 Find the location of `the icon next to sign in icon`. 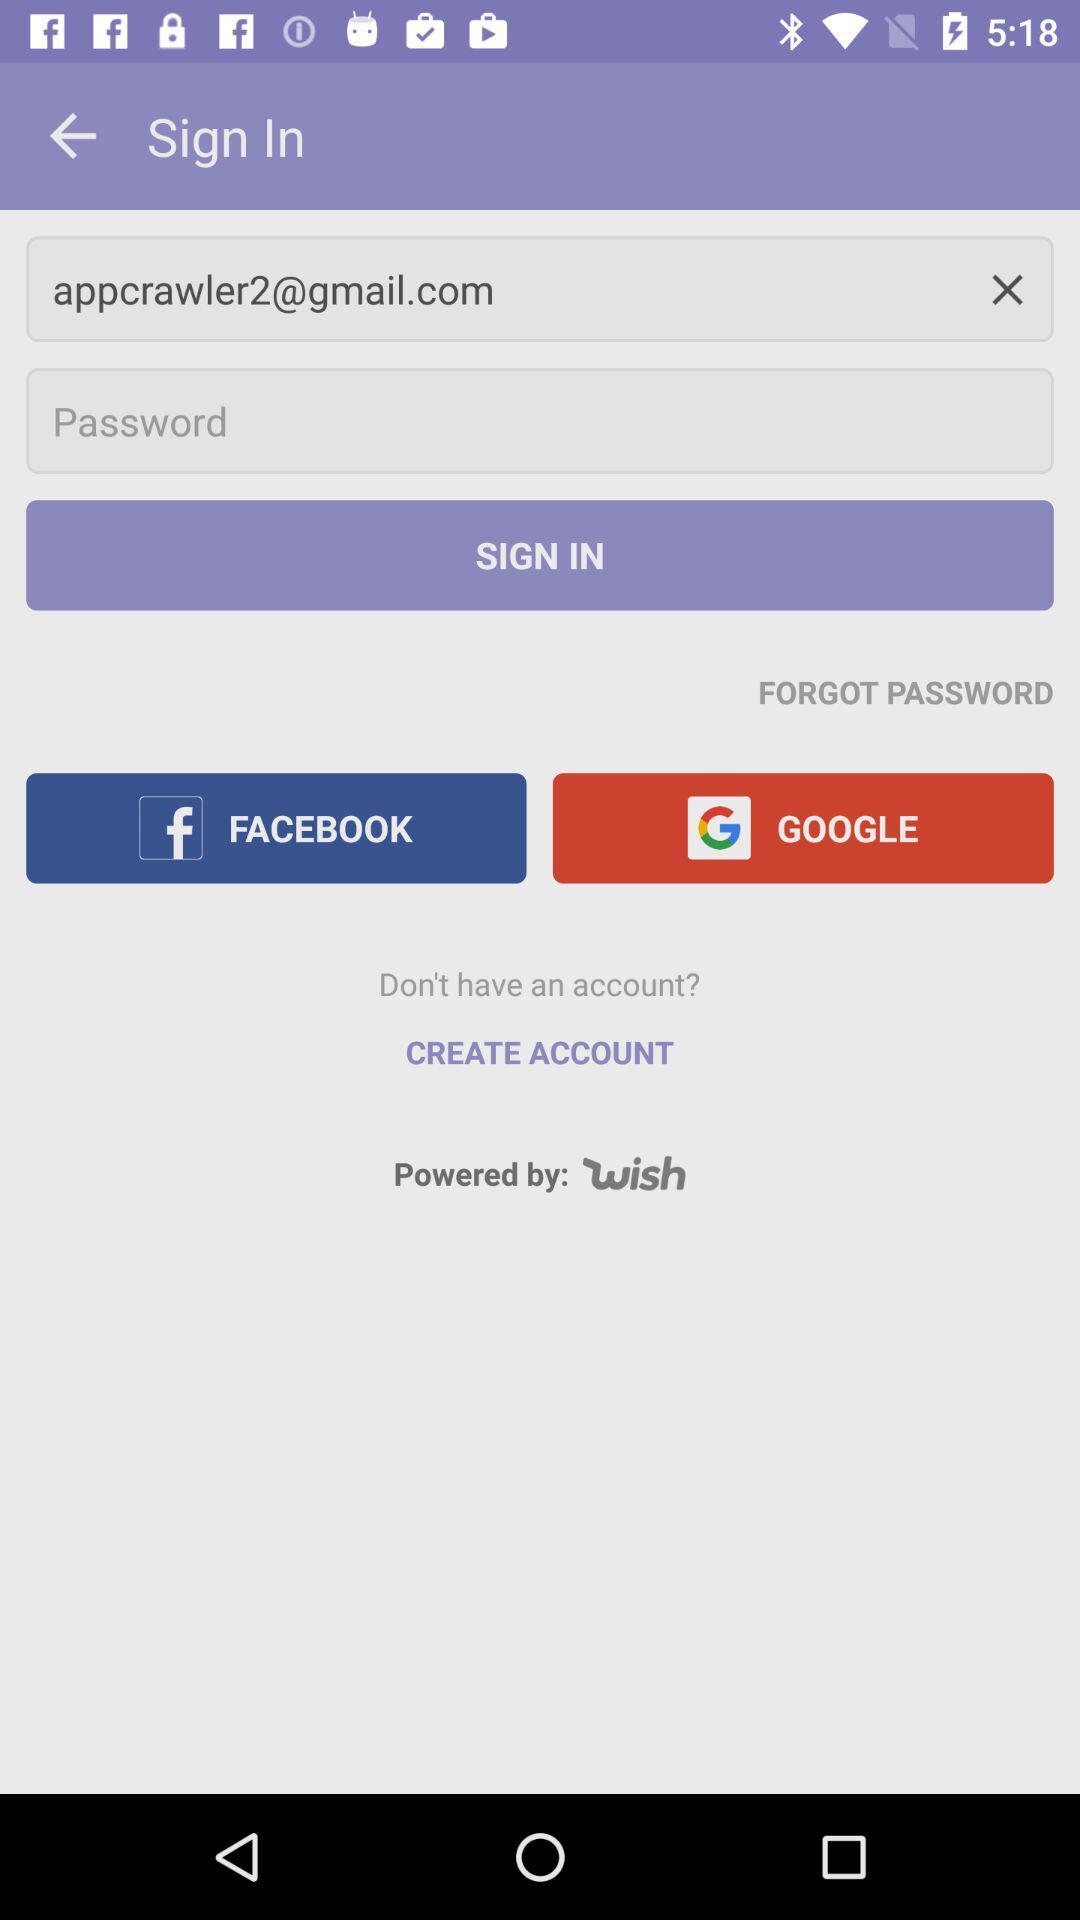

the icon next to sign in icon is located at coordinates (72, 135).